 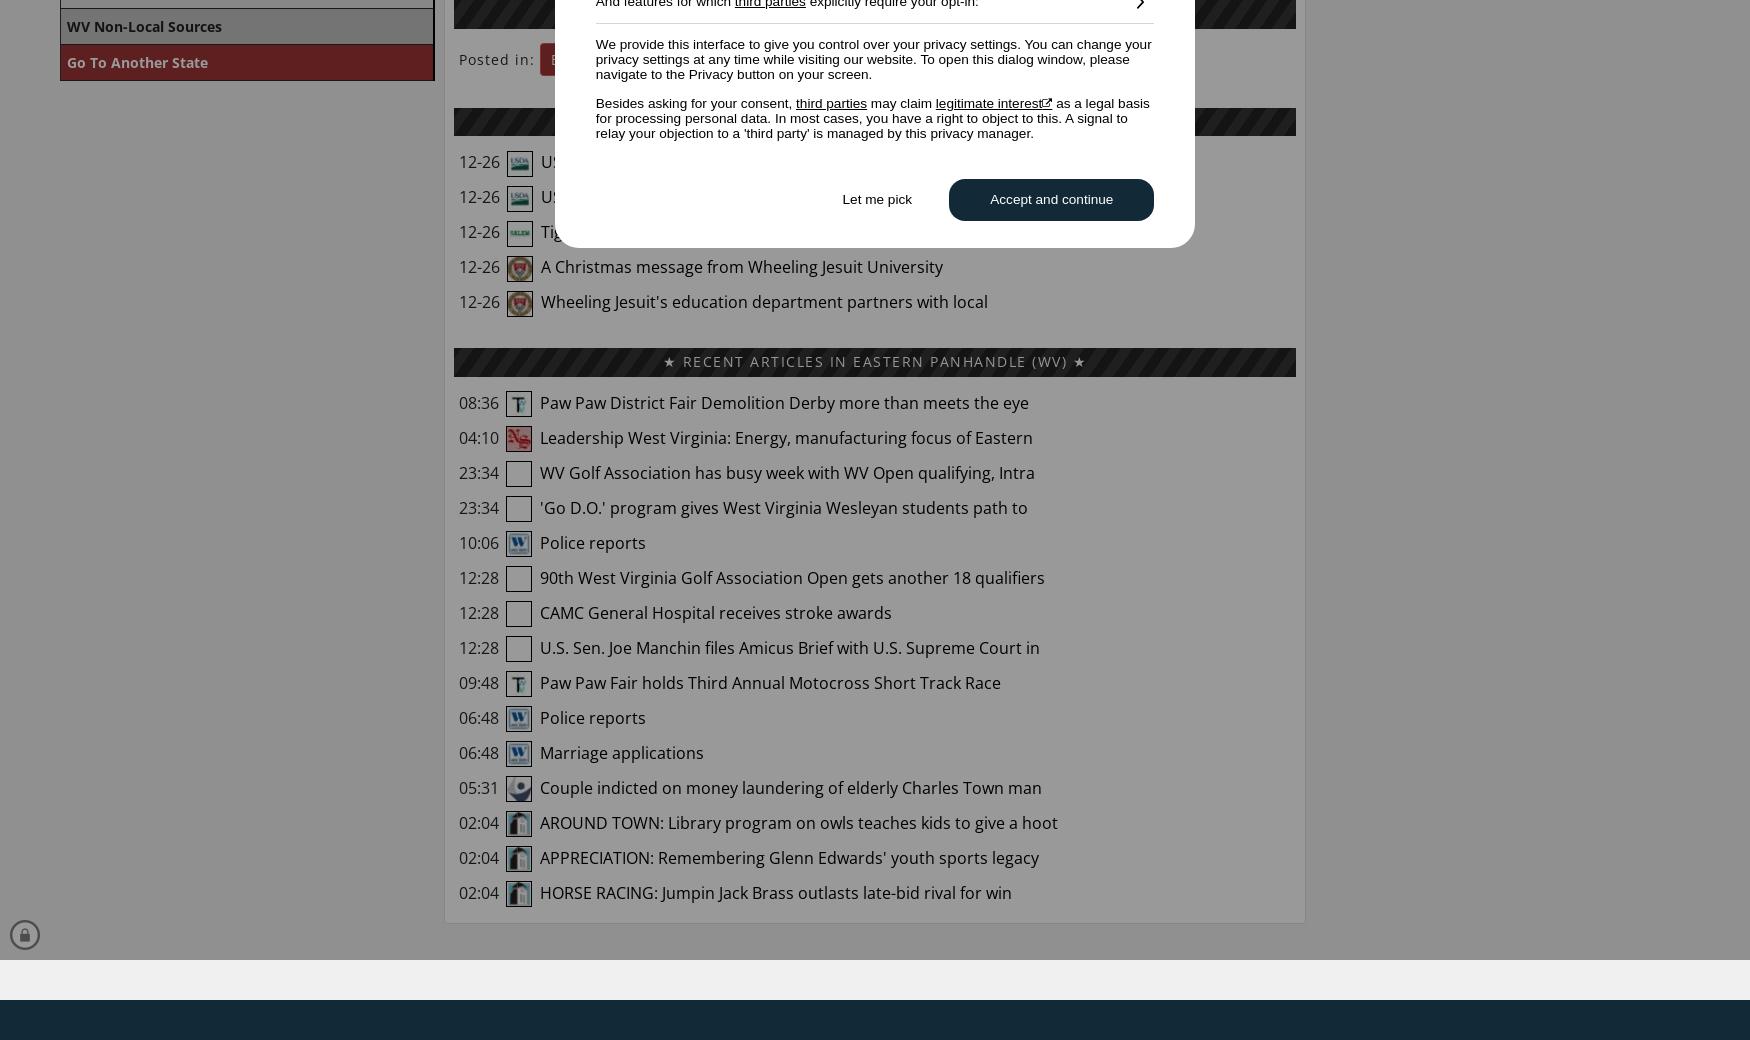 I want to click on '90th West Virginia Golf Association Open gets another 18 qualifiers at Bridgeport Country Club', so click(x=750, y=589).